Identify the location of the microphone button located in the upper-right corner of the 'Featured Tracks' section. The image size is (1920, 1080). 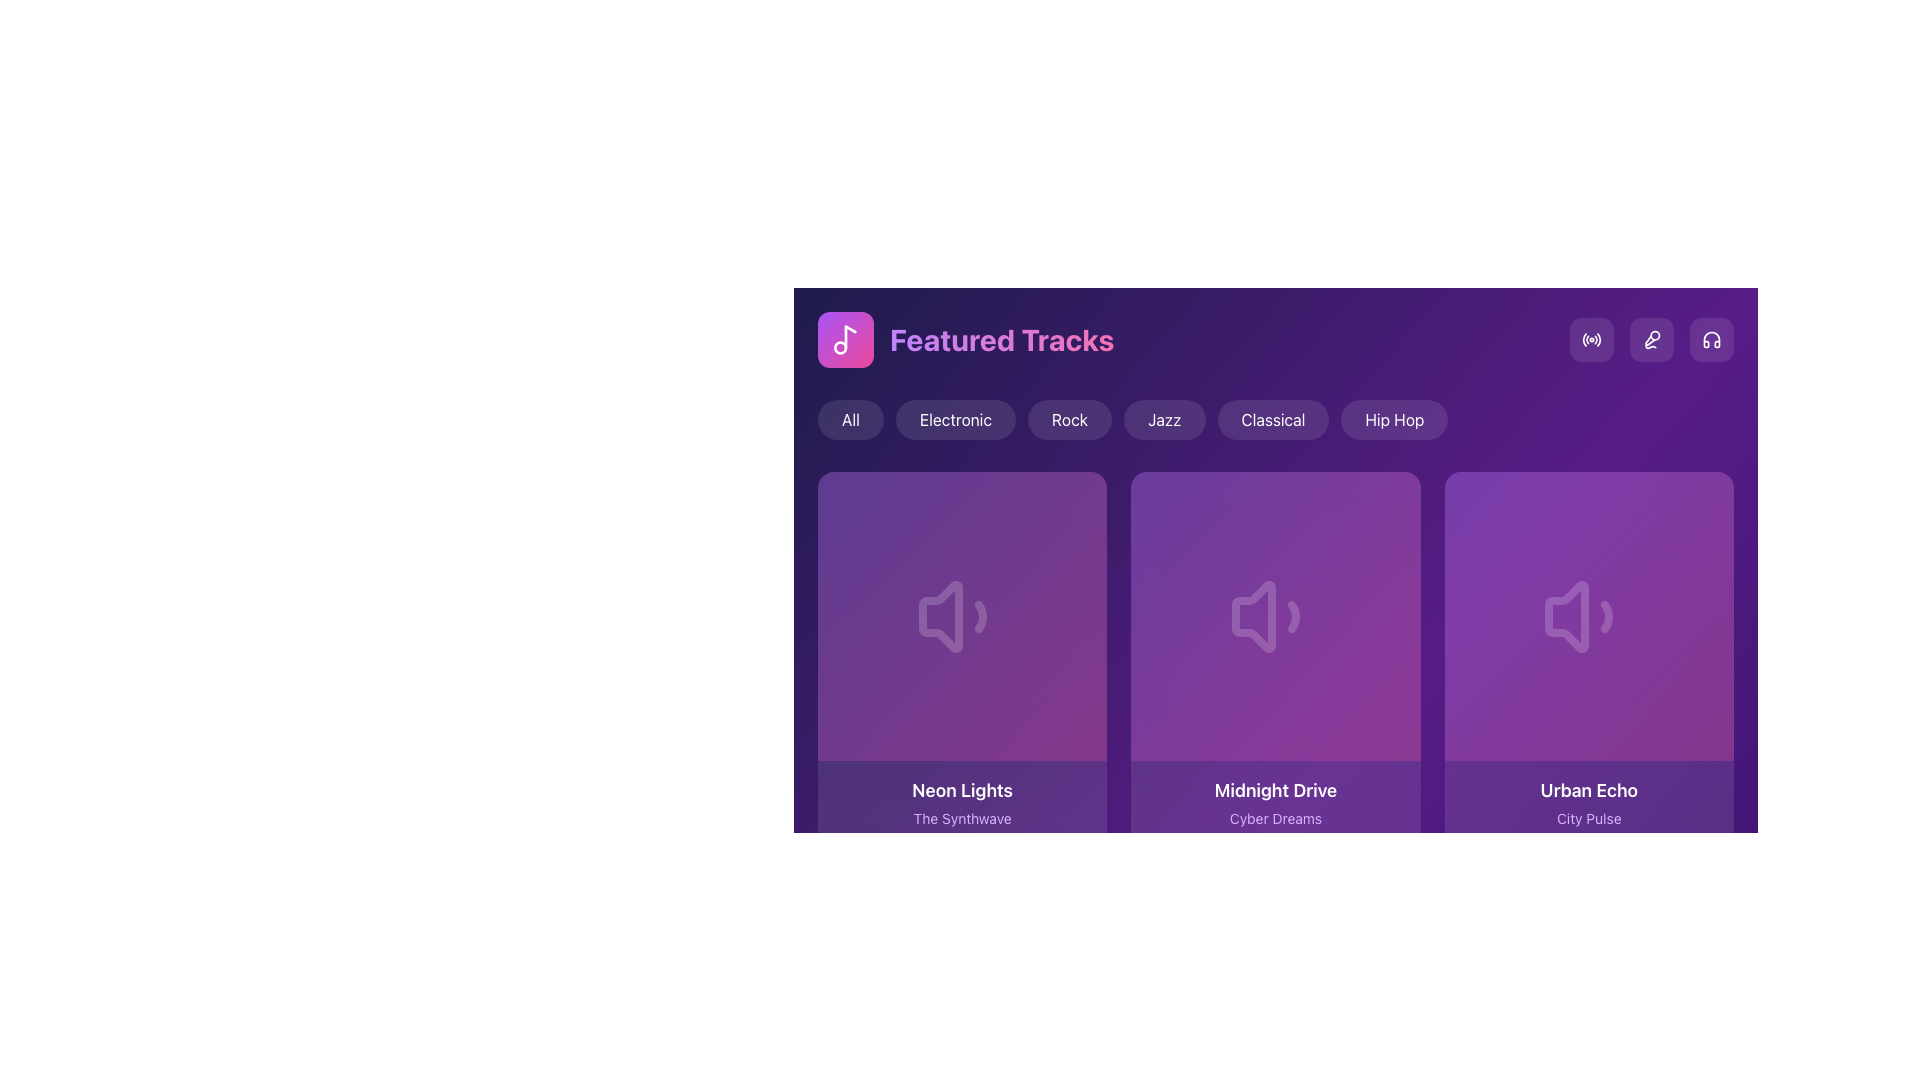
(1651, 338).